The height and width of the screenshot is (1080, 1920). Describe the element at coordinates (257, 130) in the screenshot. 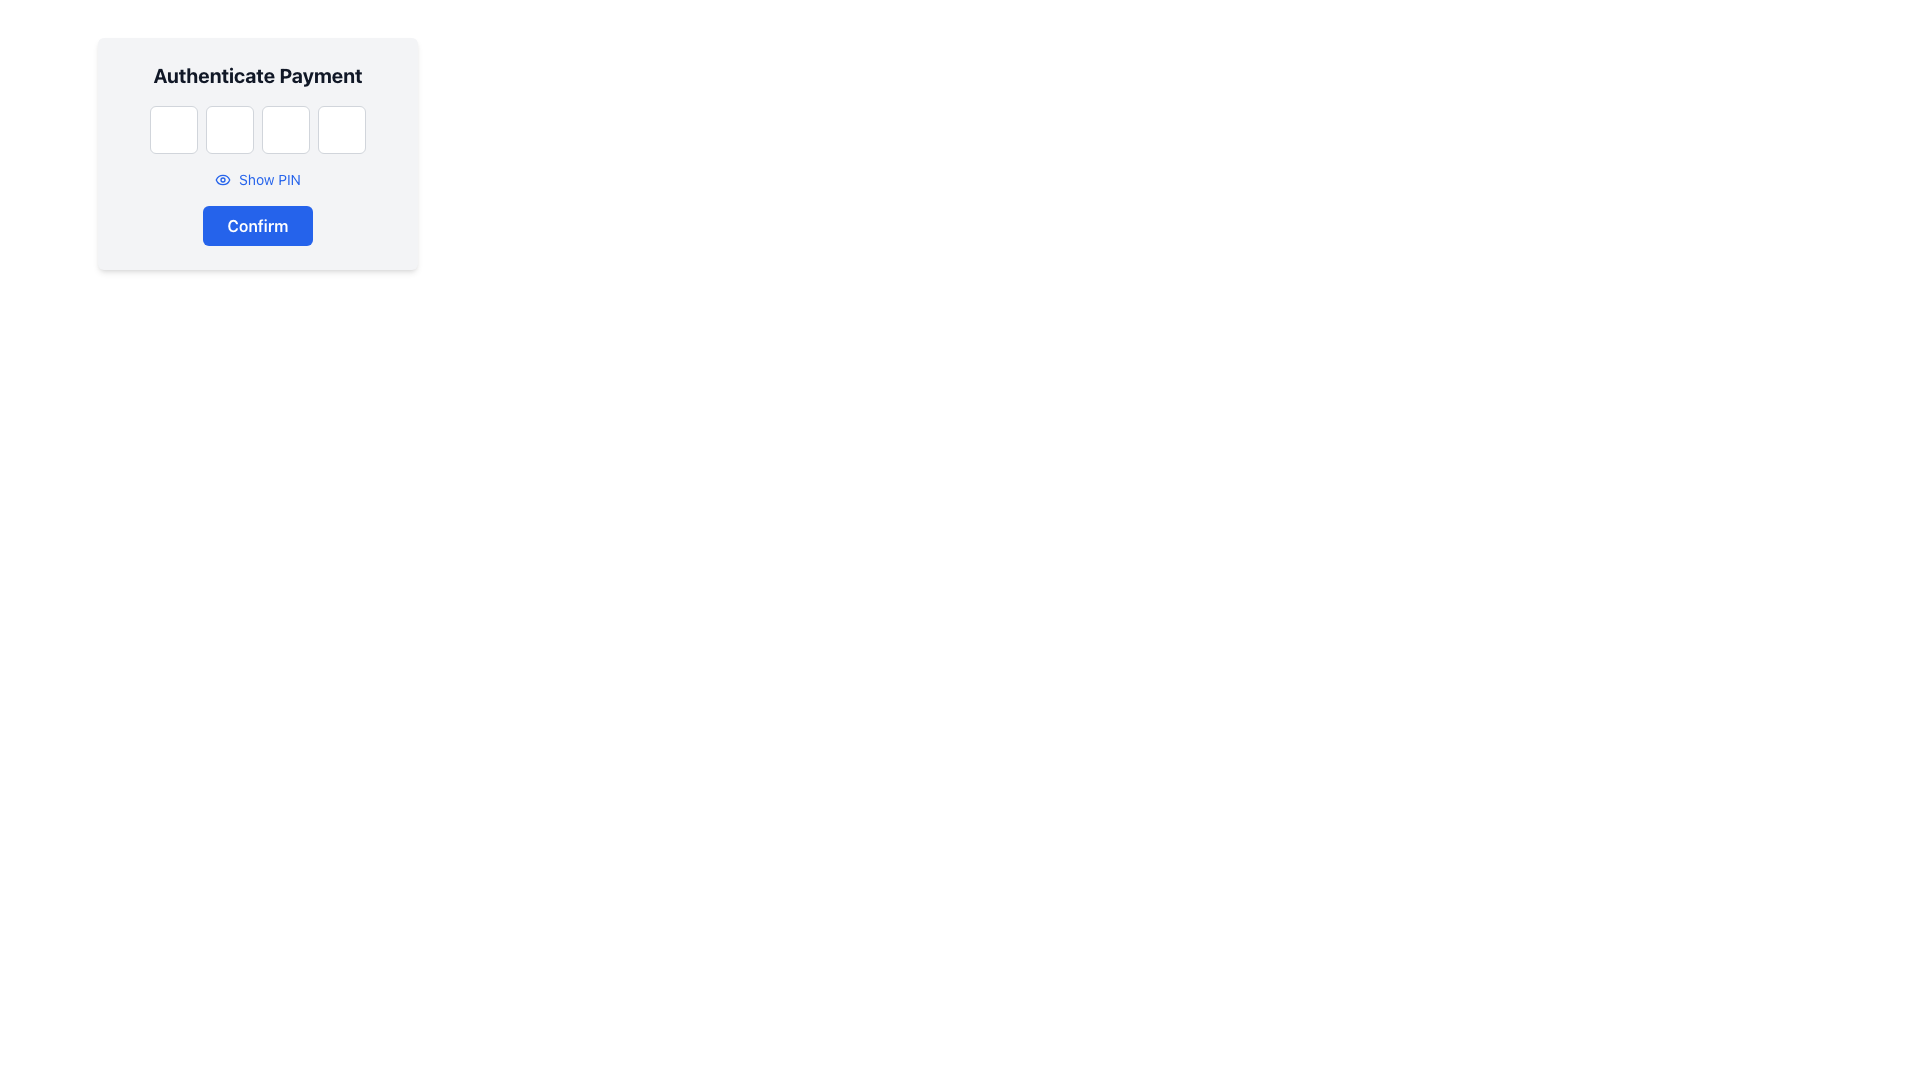

I see `each of the four rectangular input fields in the PIN entry field group to focus on them, starting from the leftmost field` at that location.